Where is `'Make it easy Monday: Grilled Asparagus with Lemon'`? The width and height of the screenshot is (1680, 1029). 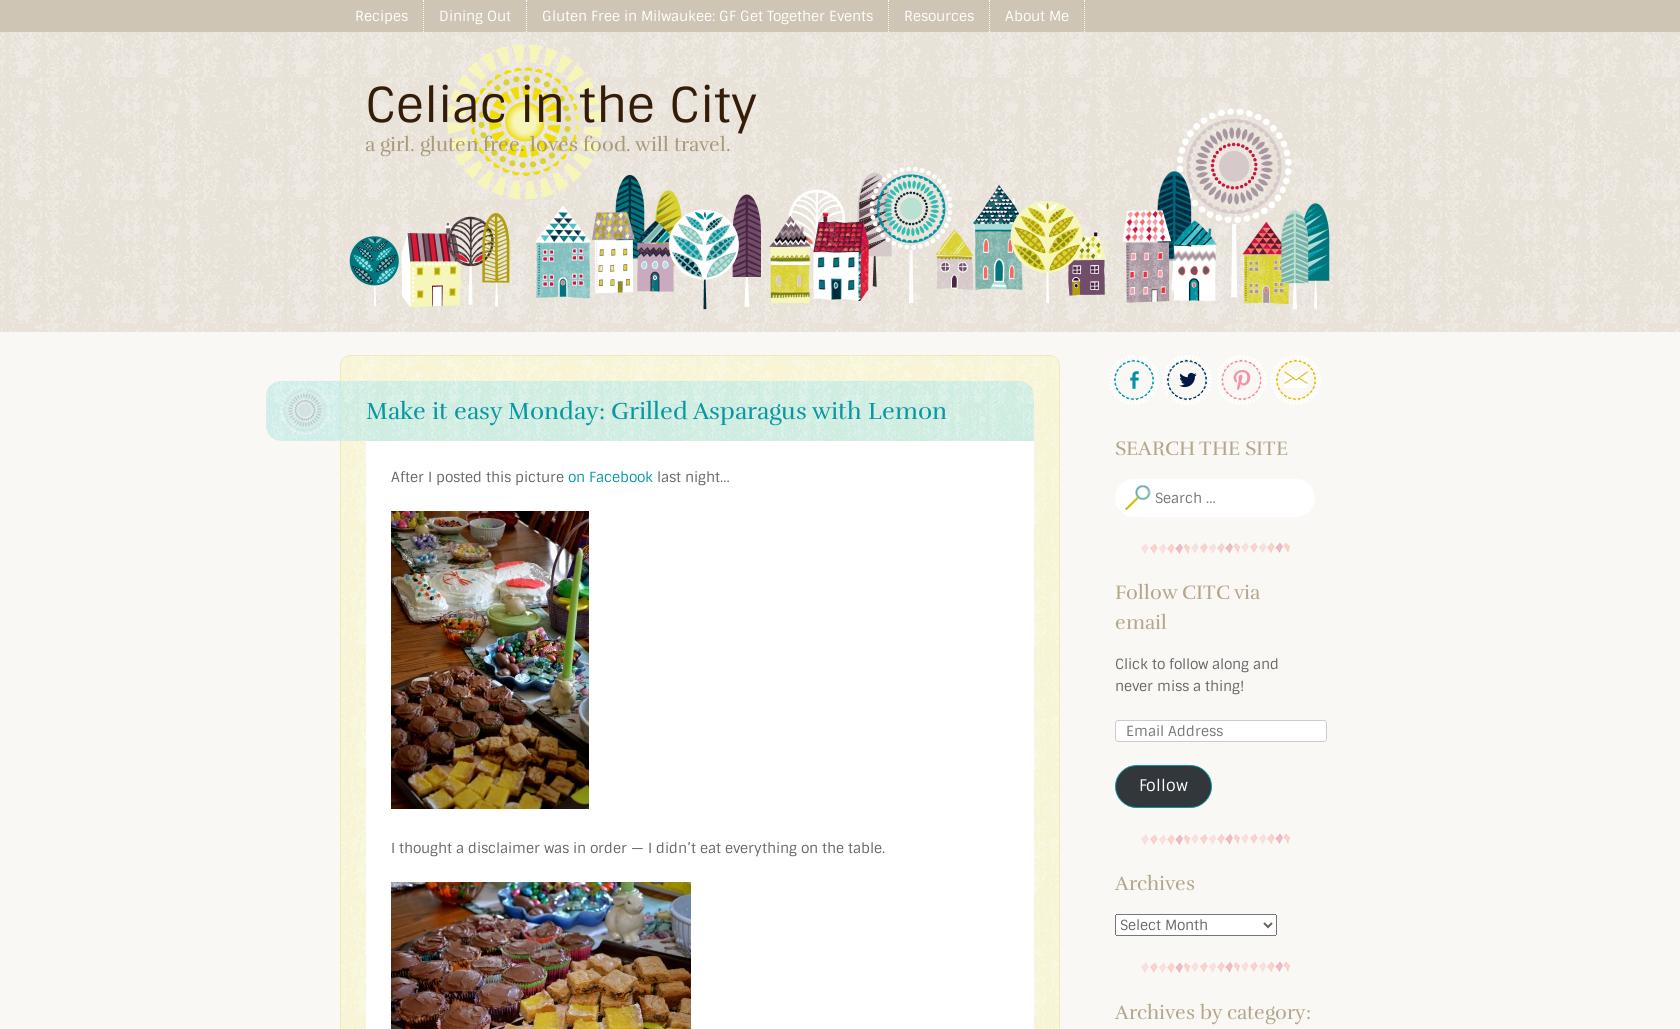 'Make it easy Monday: Grilled Asparagus with Lemon' is located at coordinates (656, 408).